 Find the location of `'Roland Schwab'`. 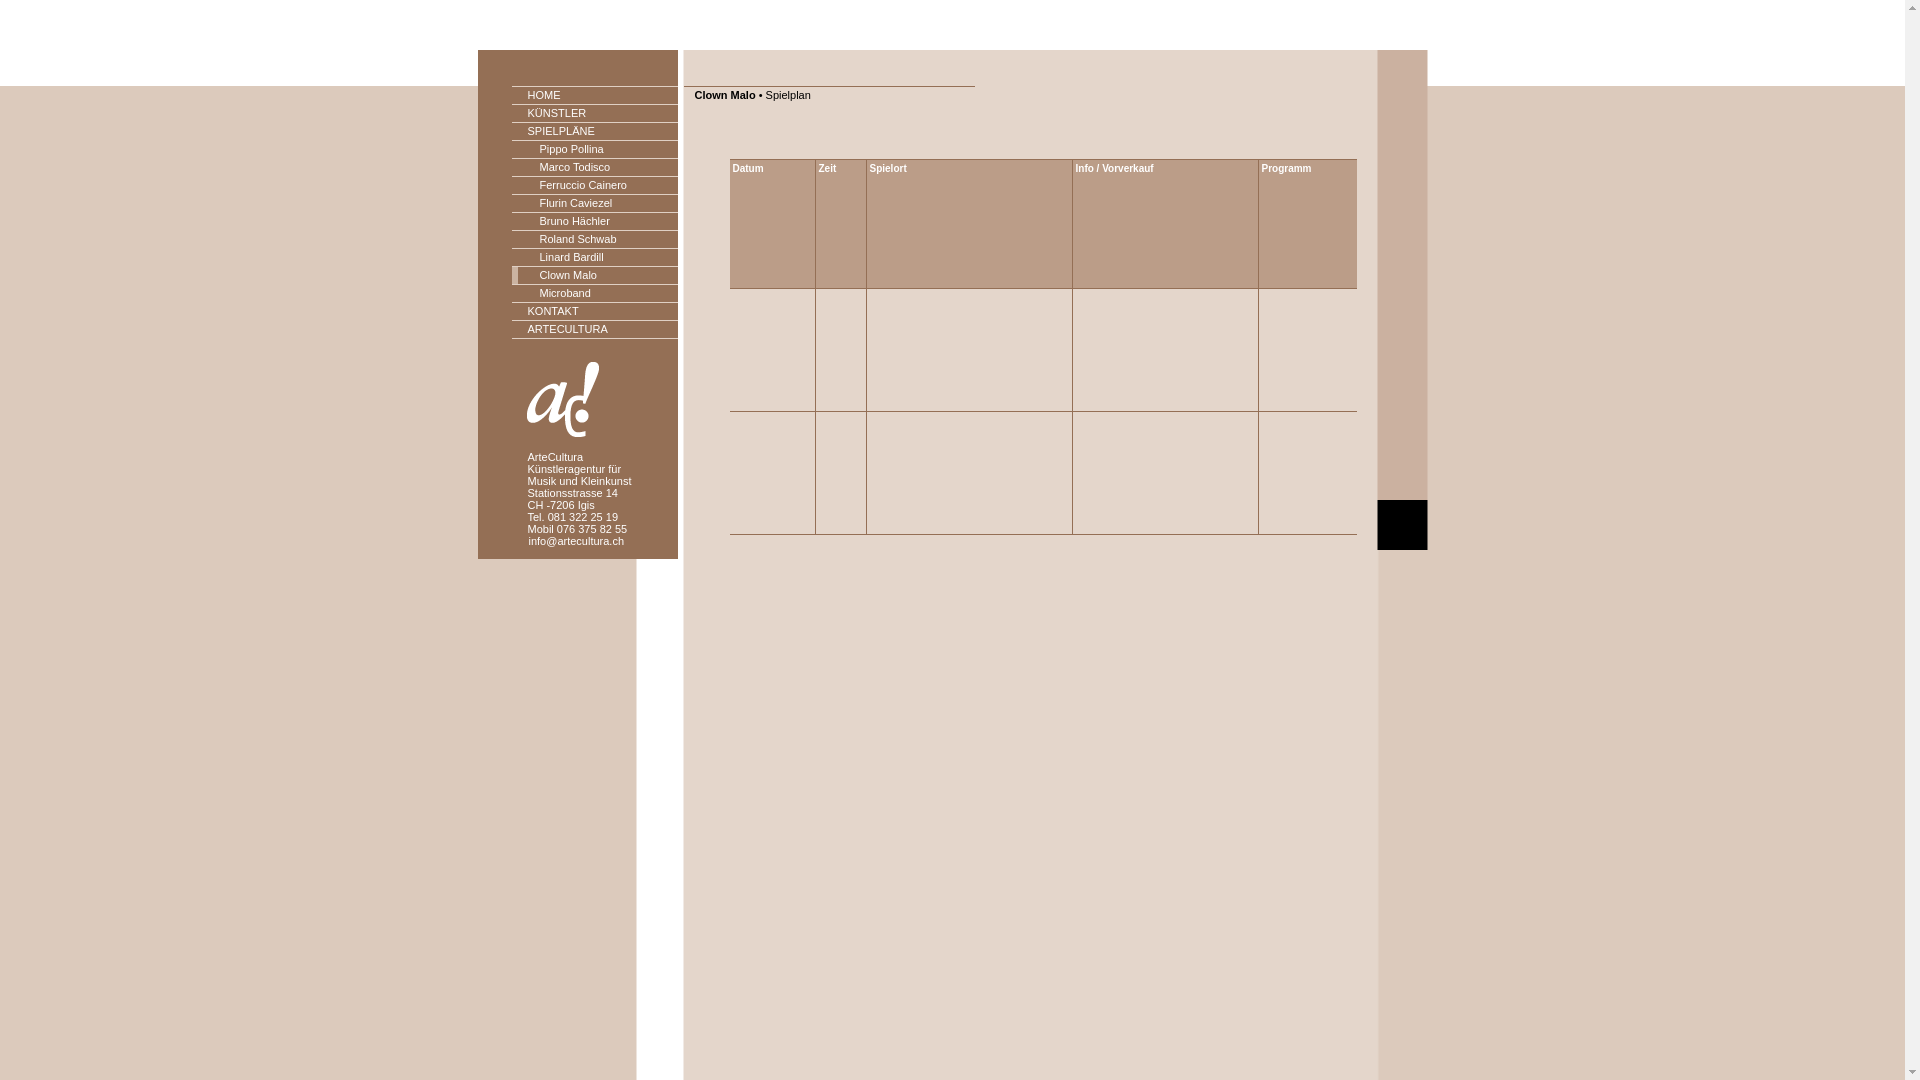

'Roland Schwab' is located at coordinates (594, 238).